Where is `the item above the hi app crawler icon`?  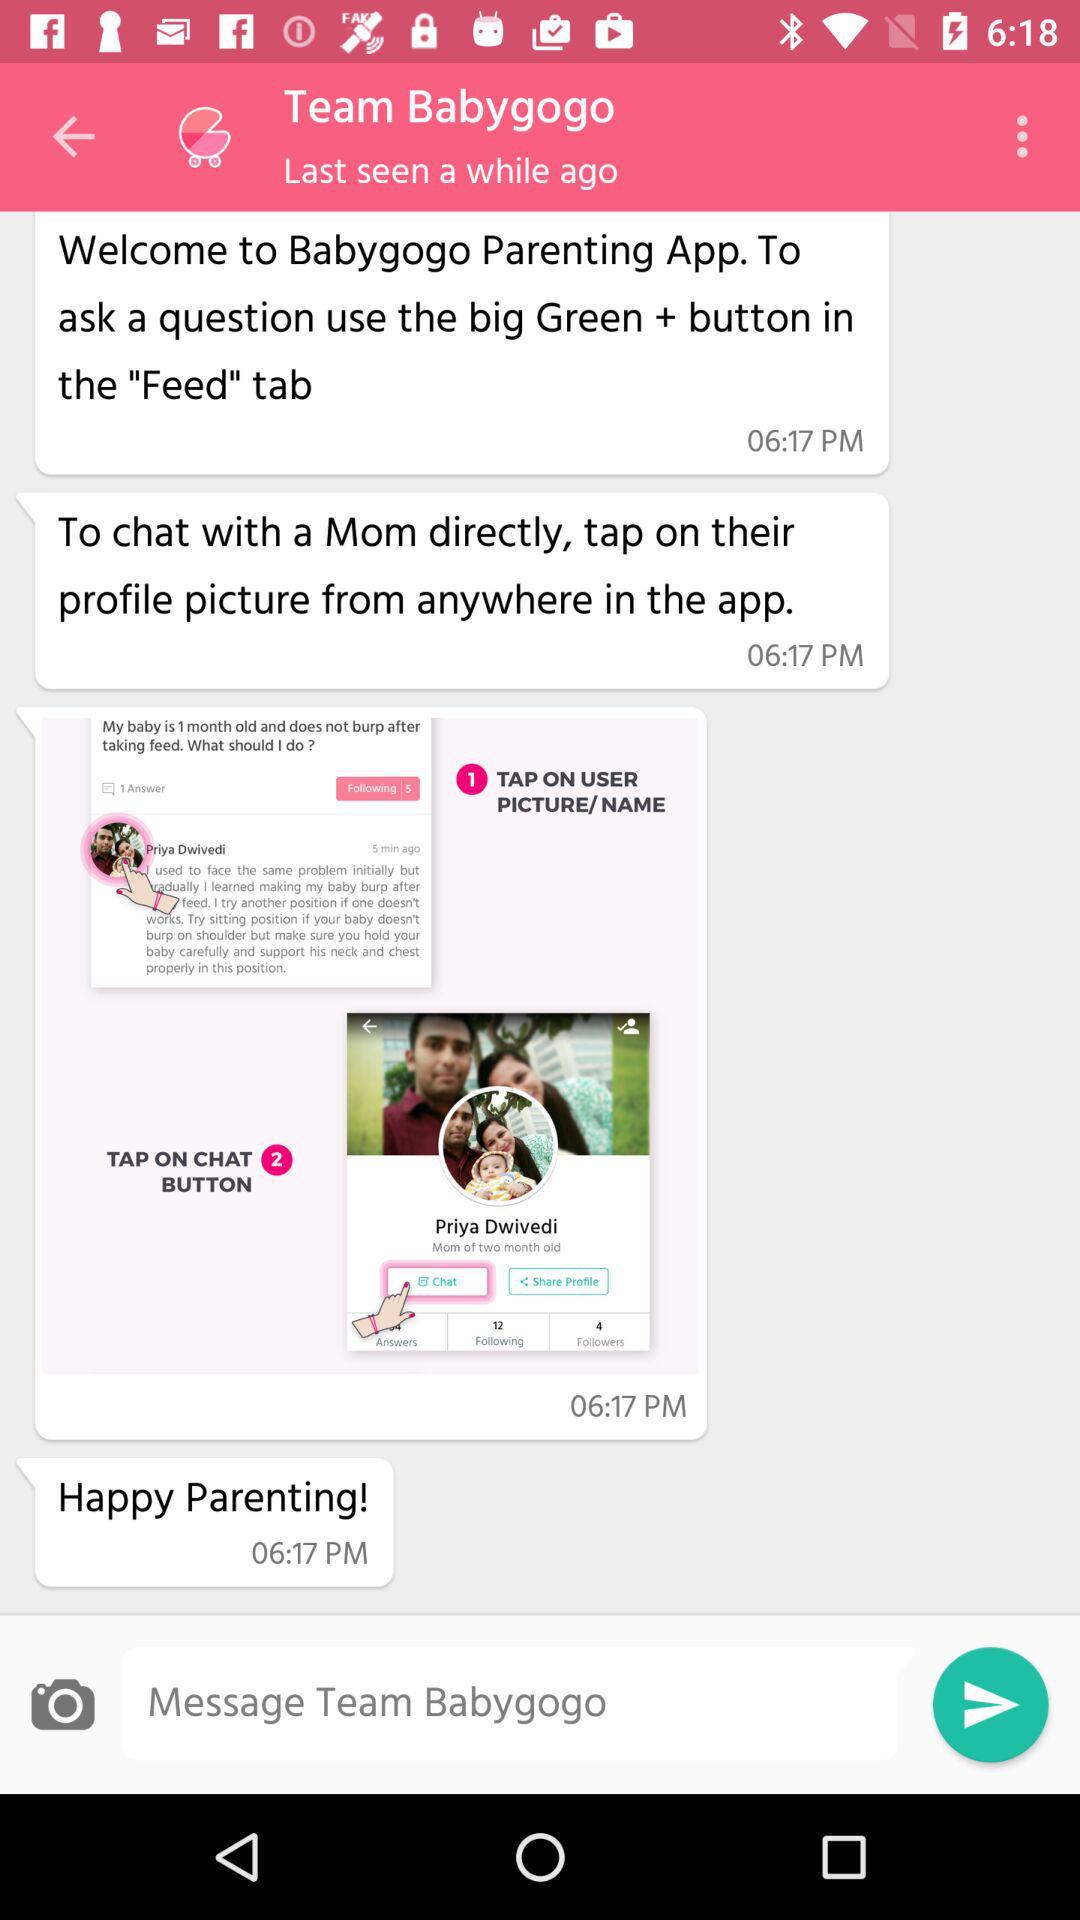
the item above the hi app crawler icon is located at coordinates (451, 173).